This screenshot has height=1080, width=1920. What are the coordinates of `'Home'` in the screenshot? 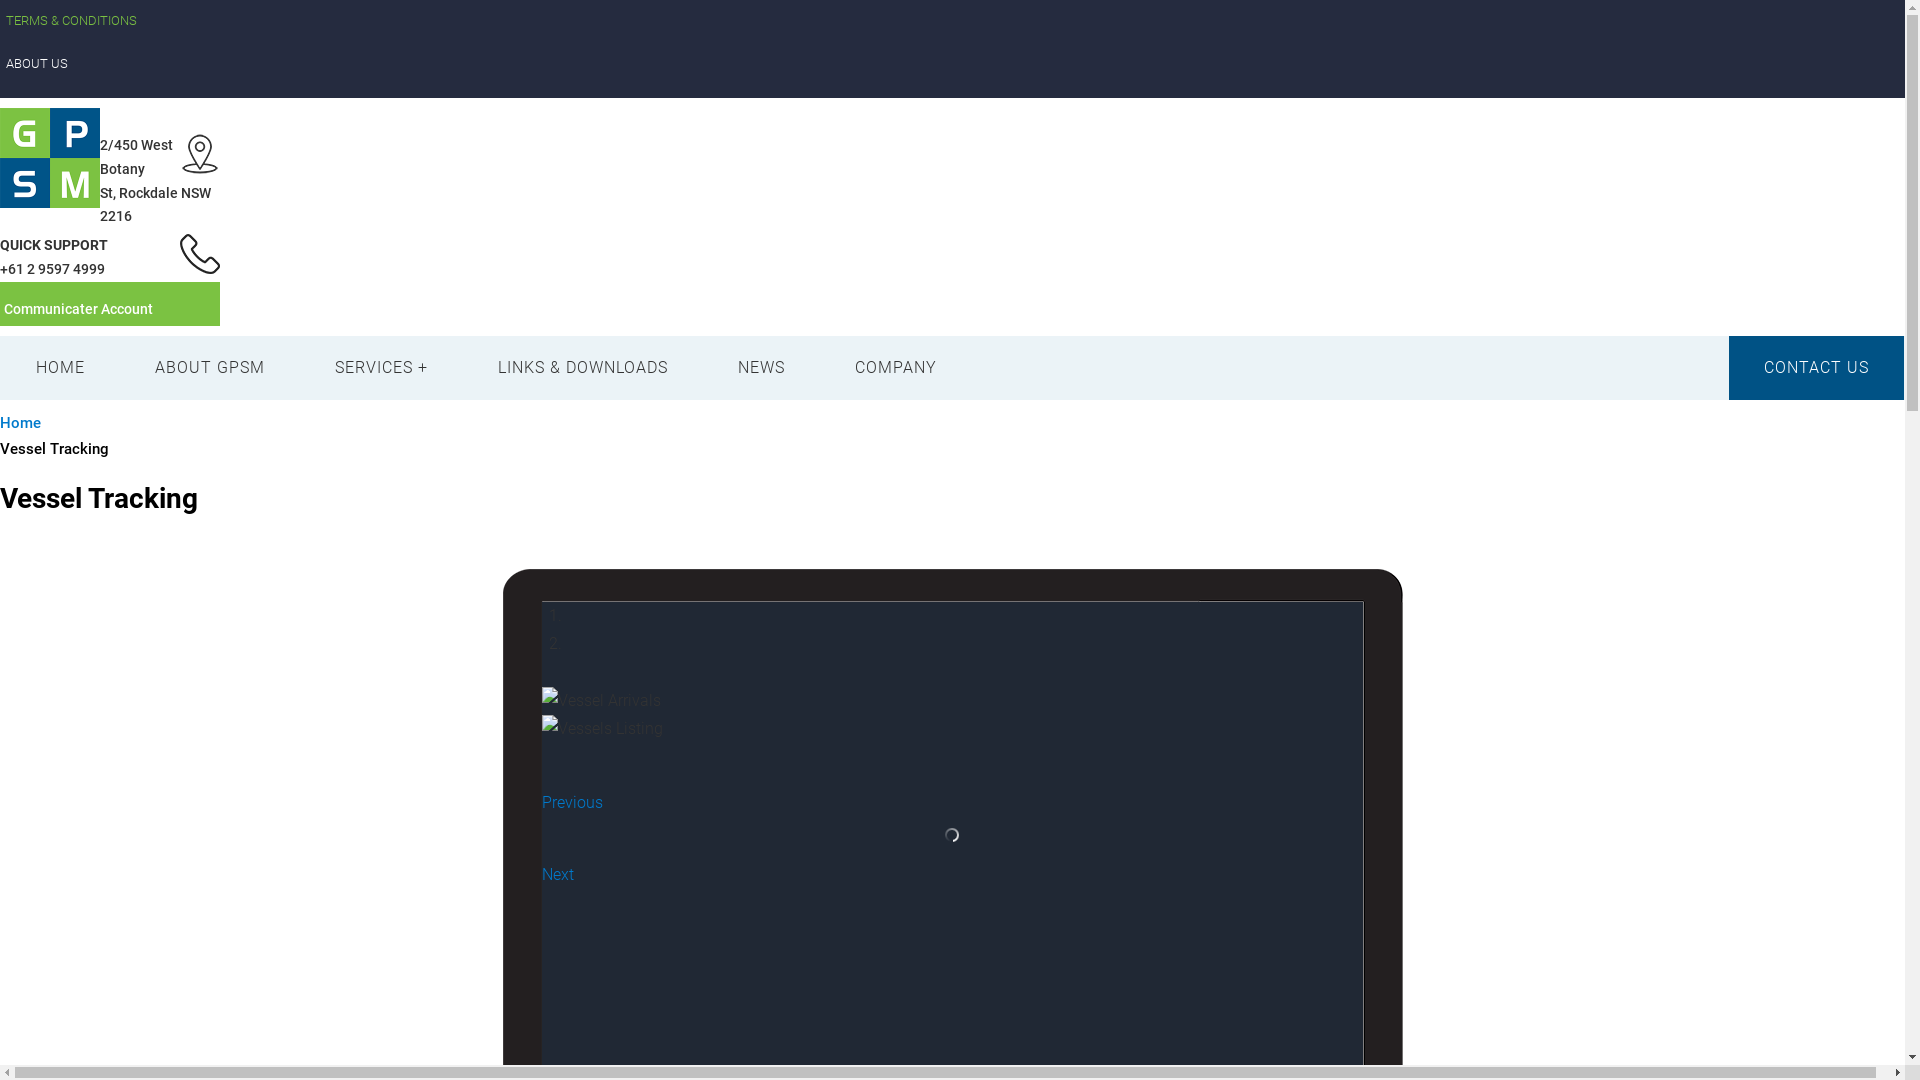 It's located at (20, 422).